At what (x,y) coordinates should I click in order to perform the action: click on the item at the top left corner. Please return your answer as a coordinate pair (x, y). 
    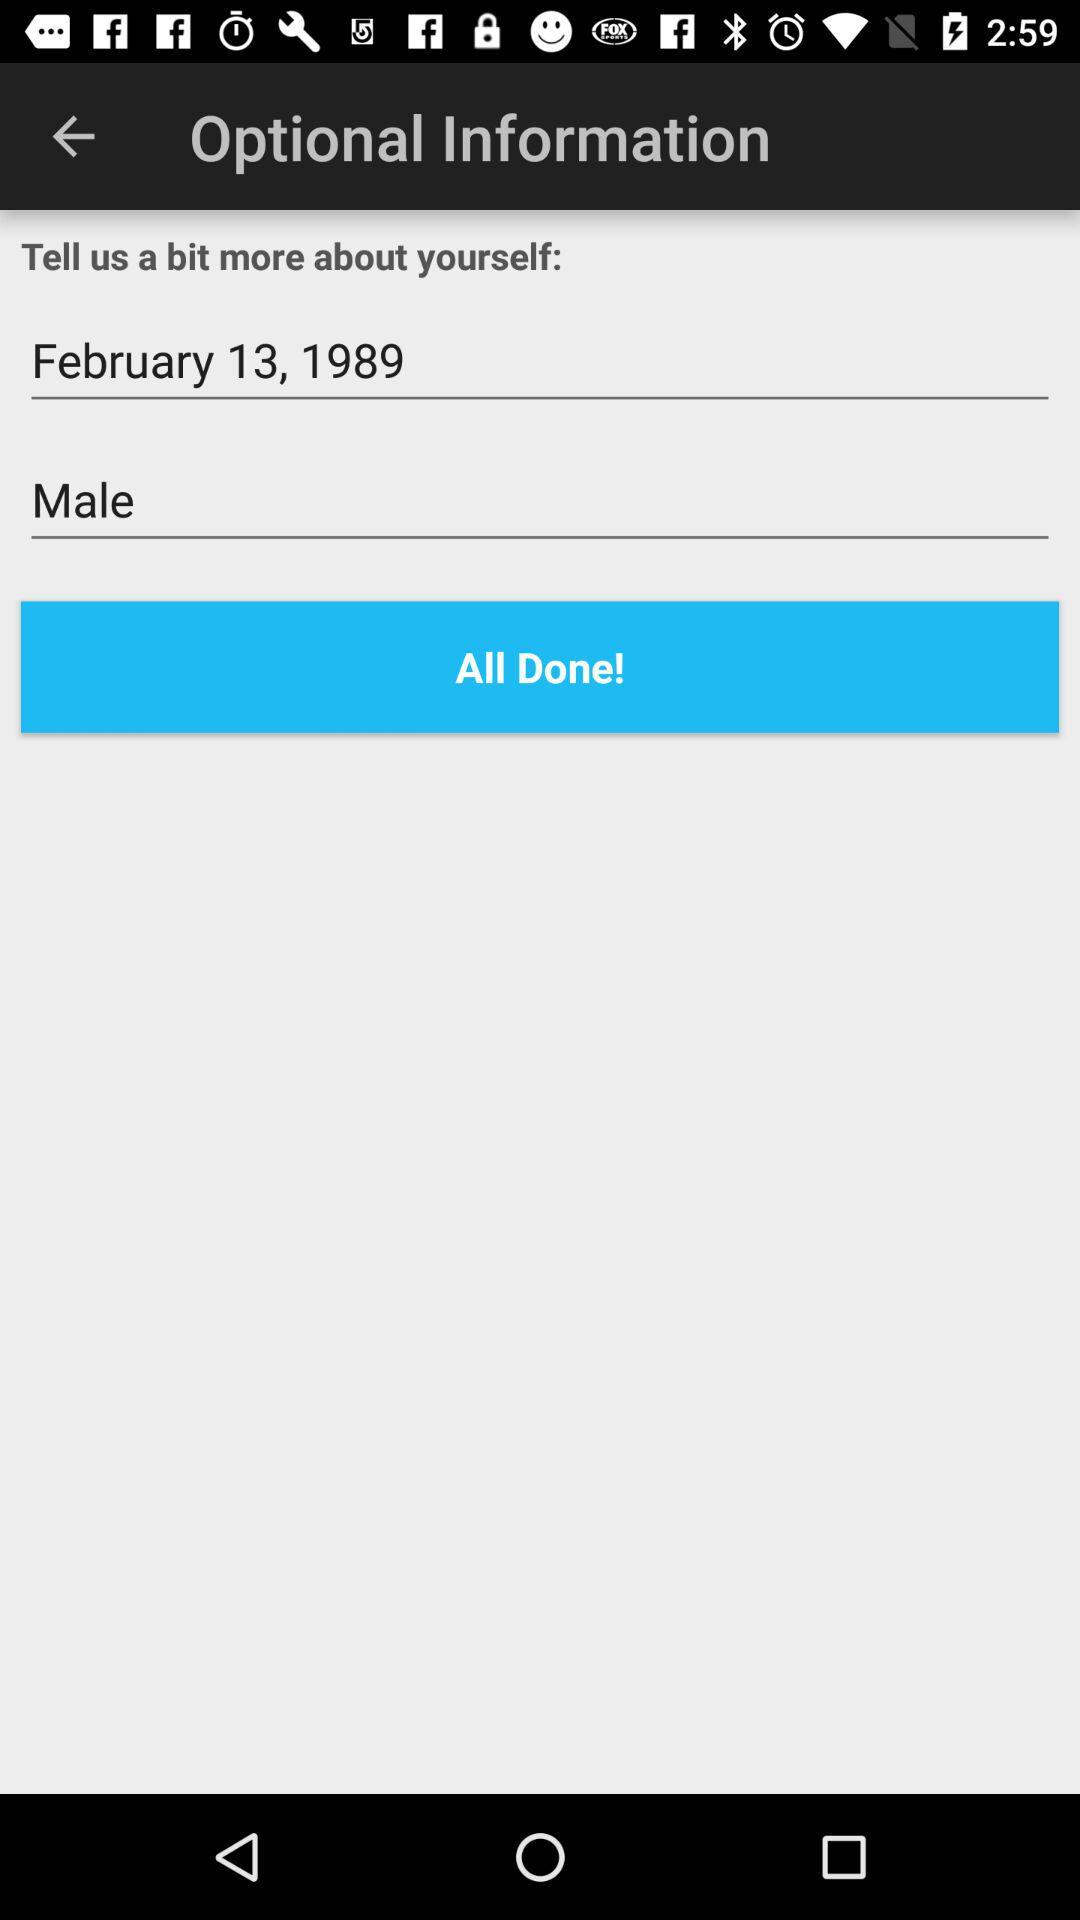
    Looking at the image, I should click on (72, 135).